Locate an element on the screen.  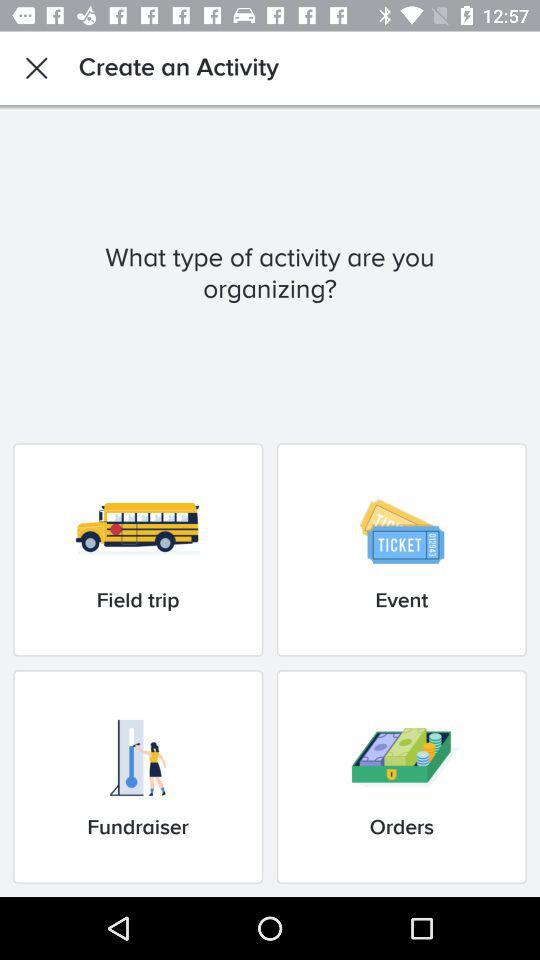
the orders item is located at coordinates (401, 776).